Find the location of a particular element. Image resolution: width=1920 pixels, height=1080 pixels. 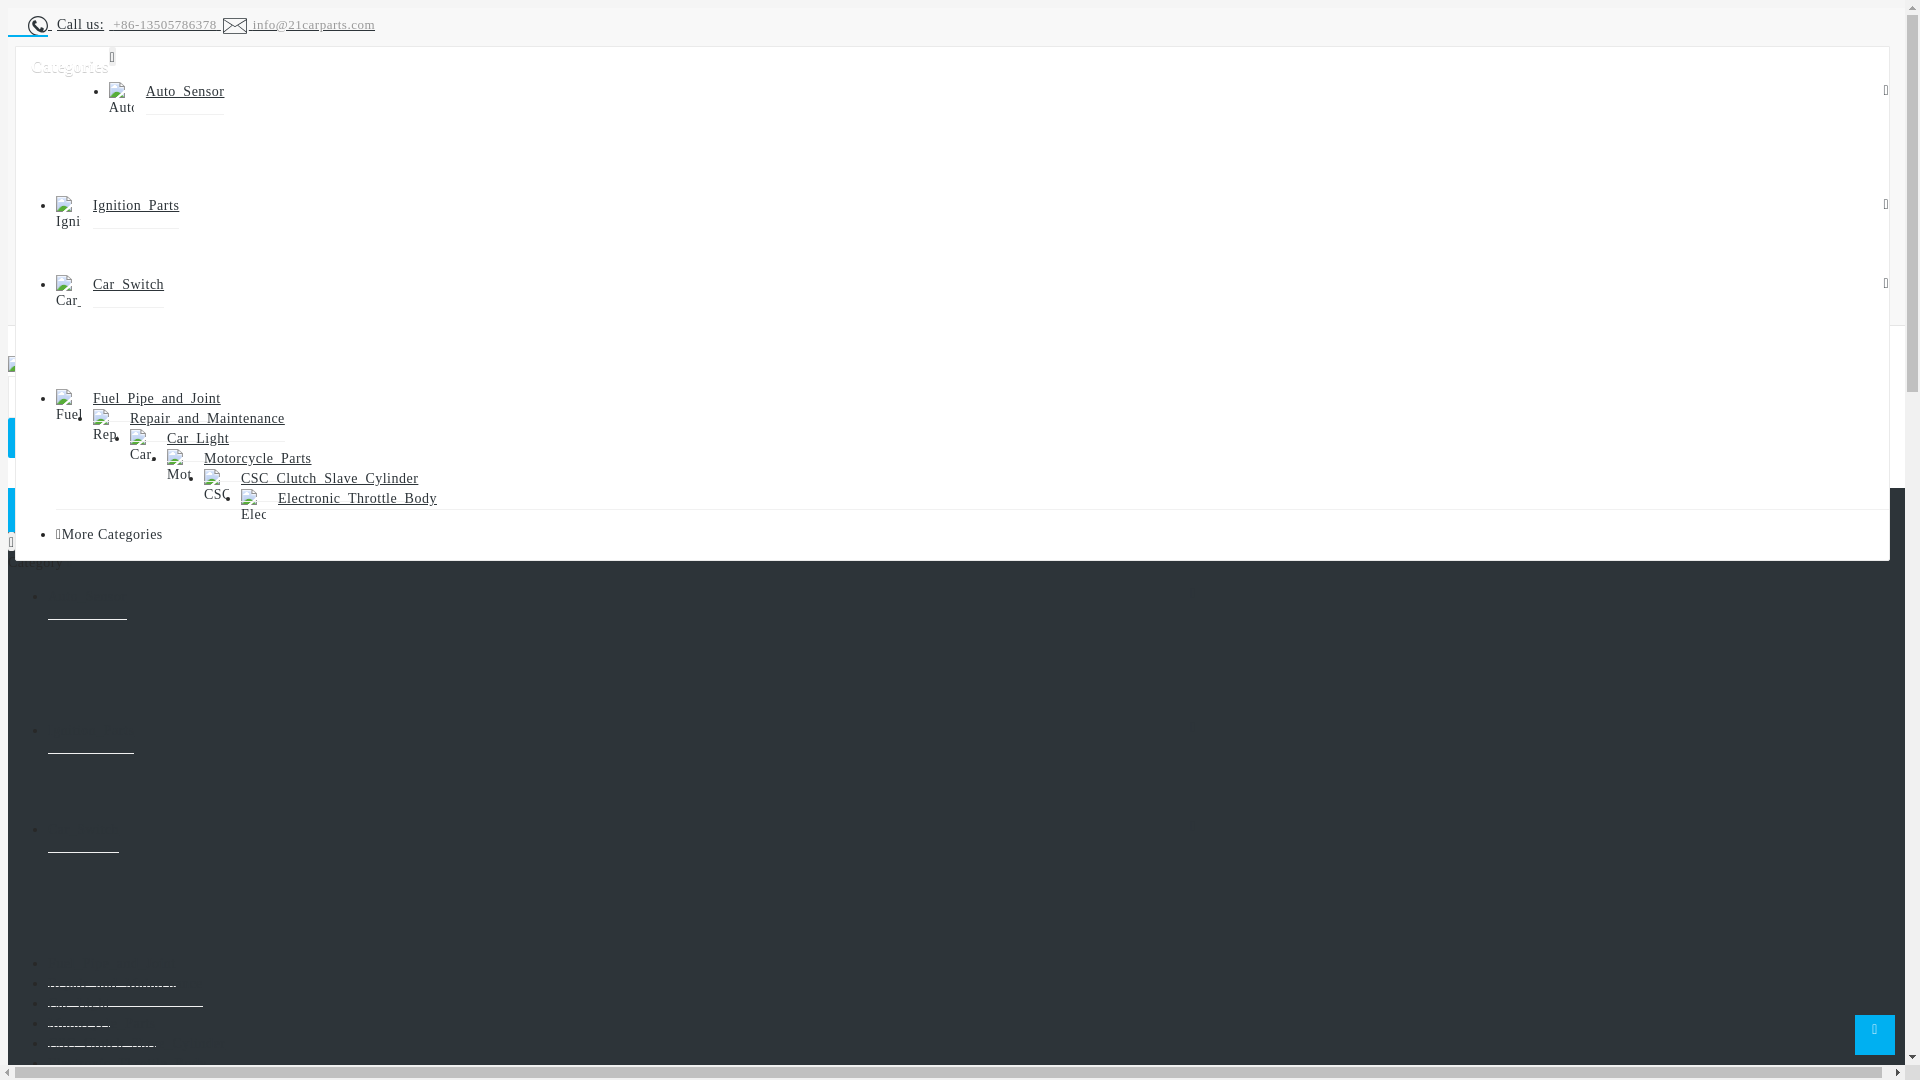

'info@21carparts.com' is located at coordinates (296, 24).